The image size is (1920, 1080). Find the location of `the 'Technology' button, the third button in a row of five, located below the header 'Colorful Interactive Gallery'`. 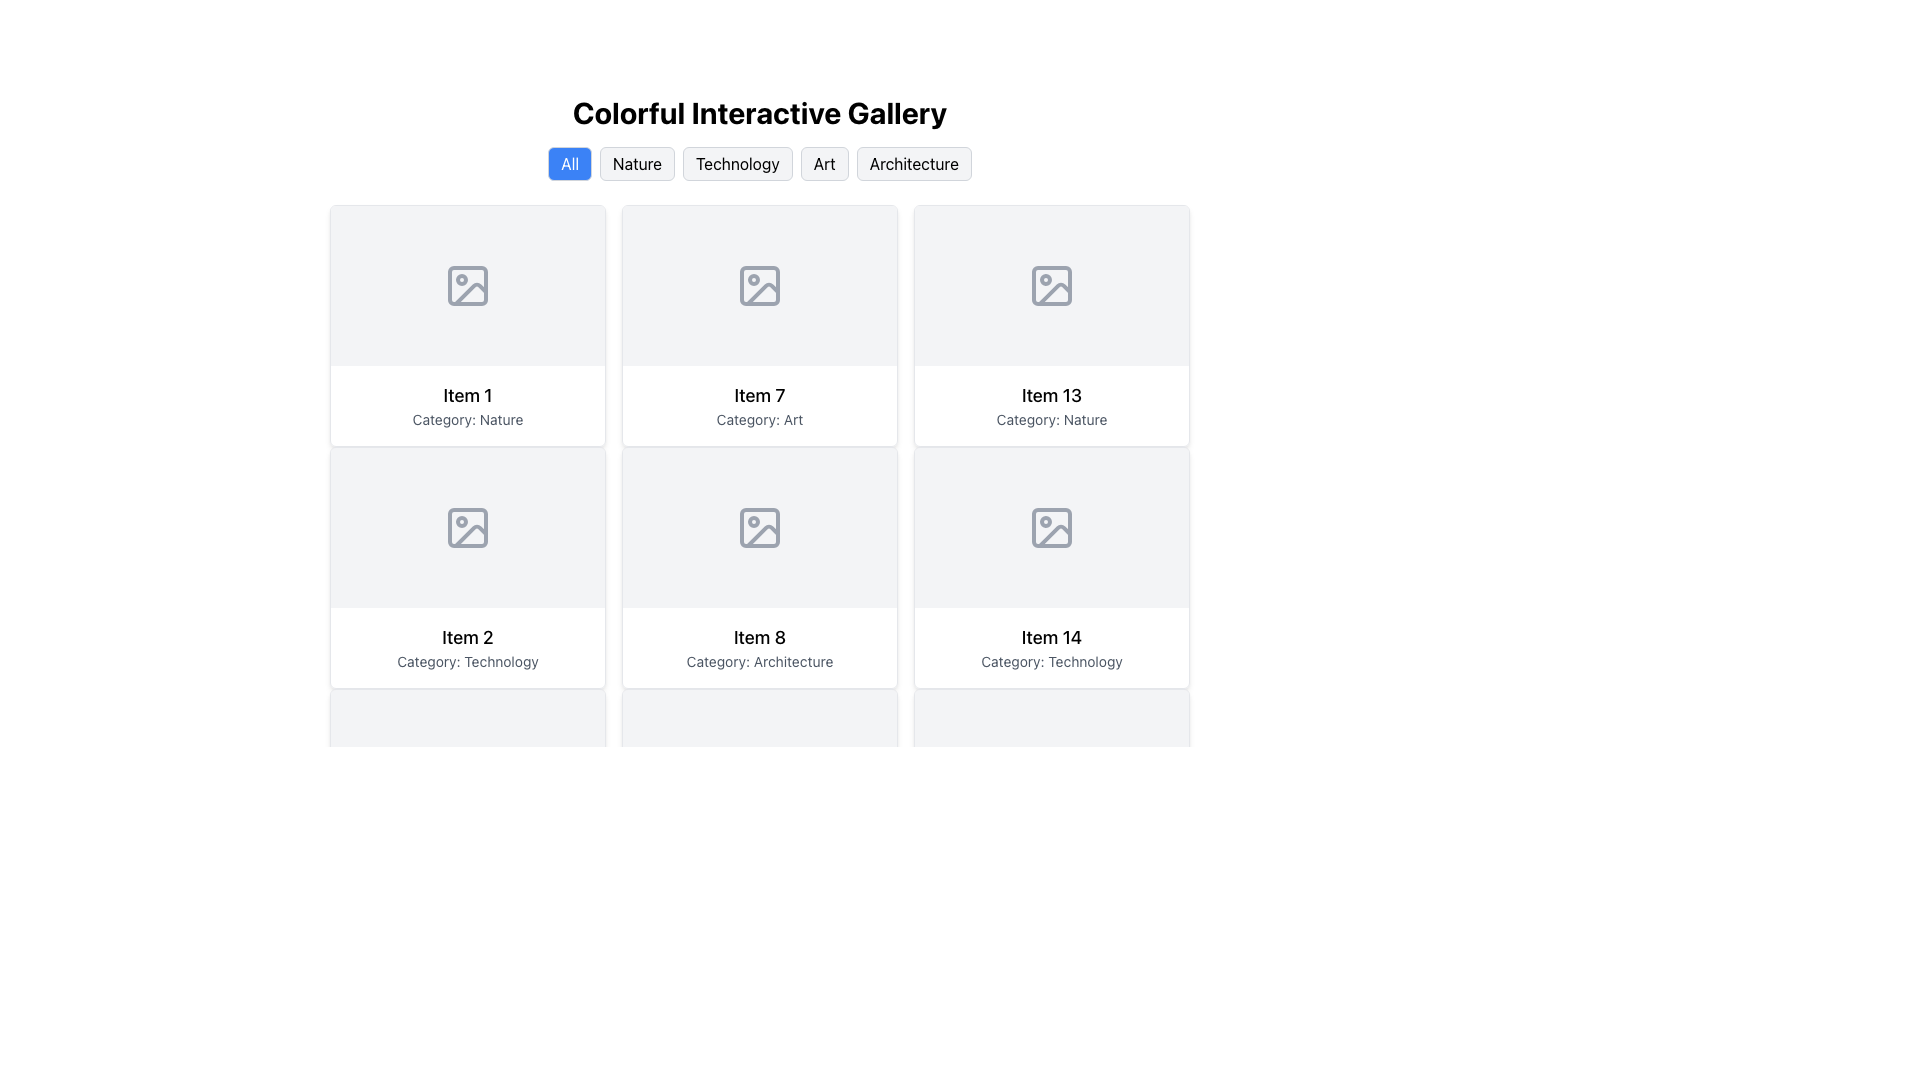

the 'Technology' button, the third button in a row of five, located below the header 'Colorful Interactive Gallery' is located at coordinates (758, 163).